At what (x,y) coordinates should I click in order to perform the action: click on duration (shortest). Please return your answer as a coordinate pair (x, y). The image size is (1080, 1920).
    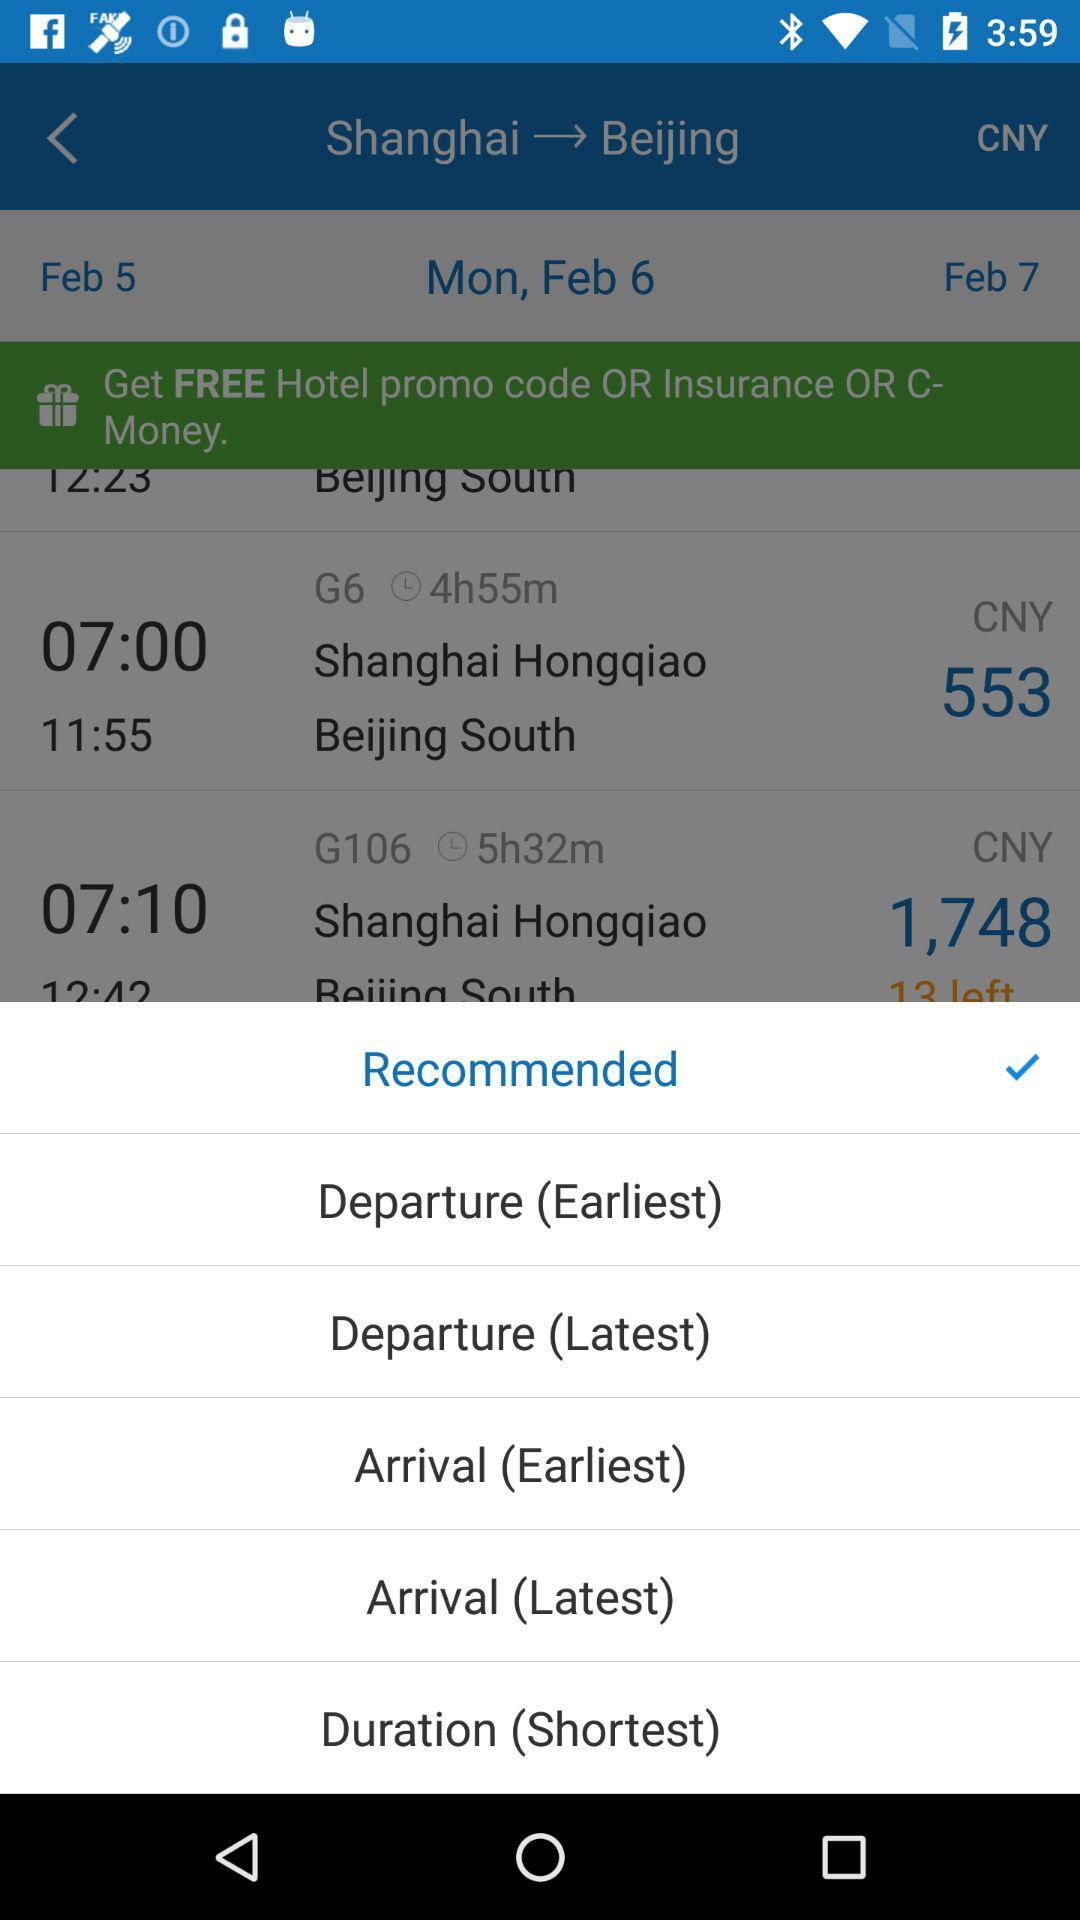
    Looking at the image, I should click on (540, 1726).